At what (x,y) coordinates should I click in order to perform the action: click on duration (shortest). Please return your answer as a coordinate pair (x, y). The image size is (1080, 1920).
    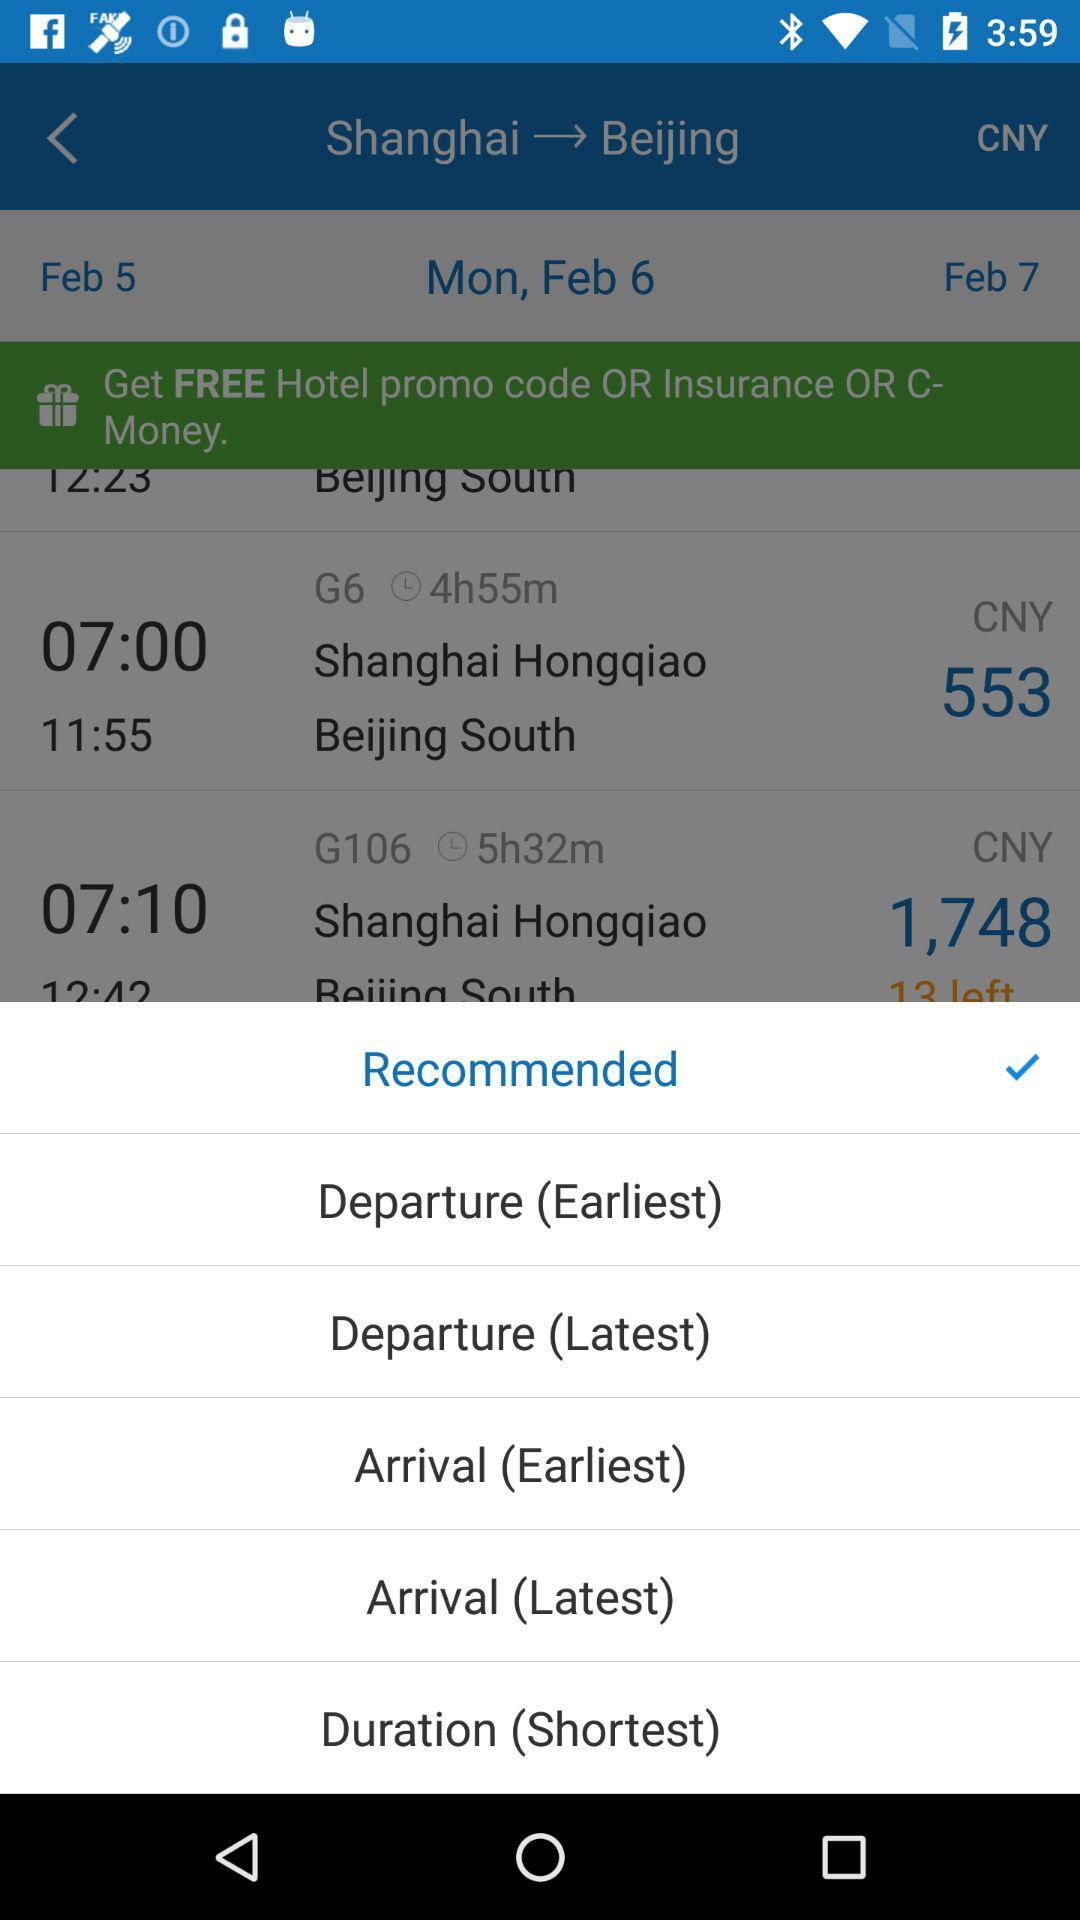
    Looking at the image, I should click on (540, 1726).